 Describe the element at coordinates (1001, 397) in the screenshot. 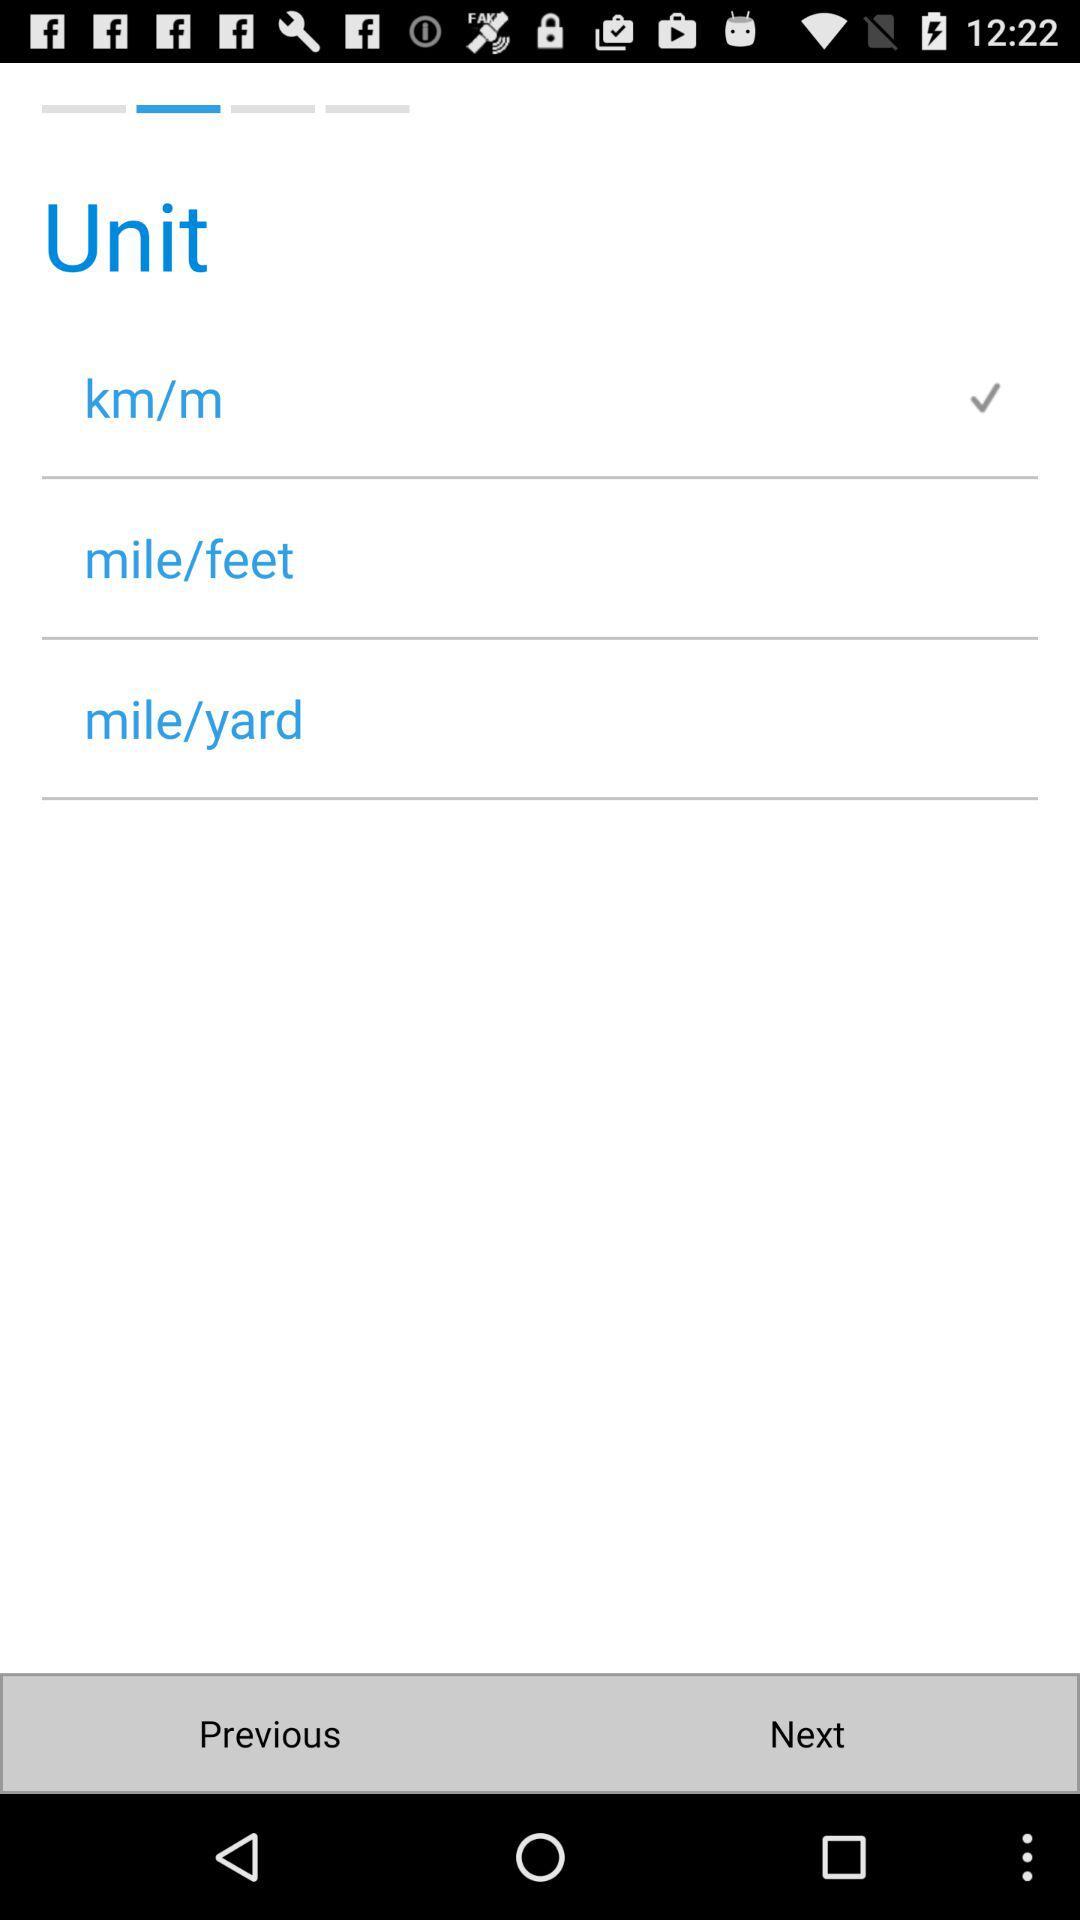

I see `the icon above the mile/feet app` at that location.